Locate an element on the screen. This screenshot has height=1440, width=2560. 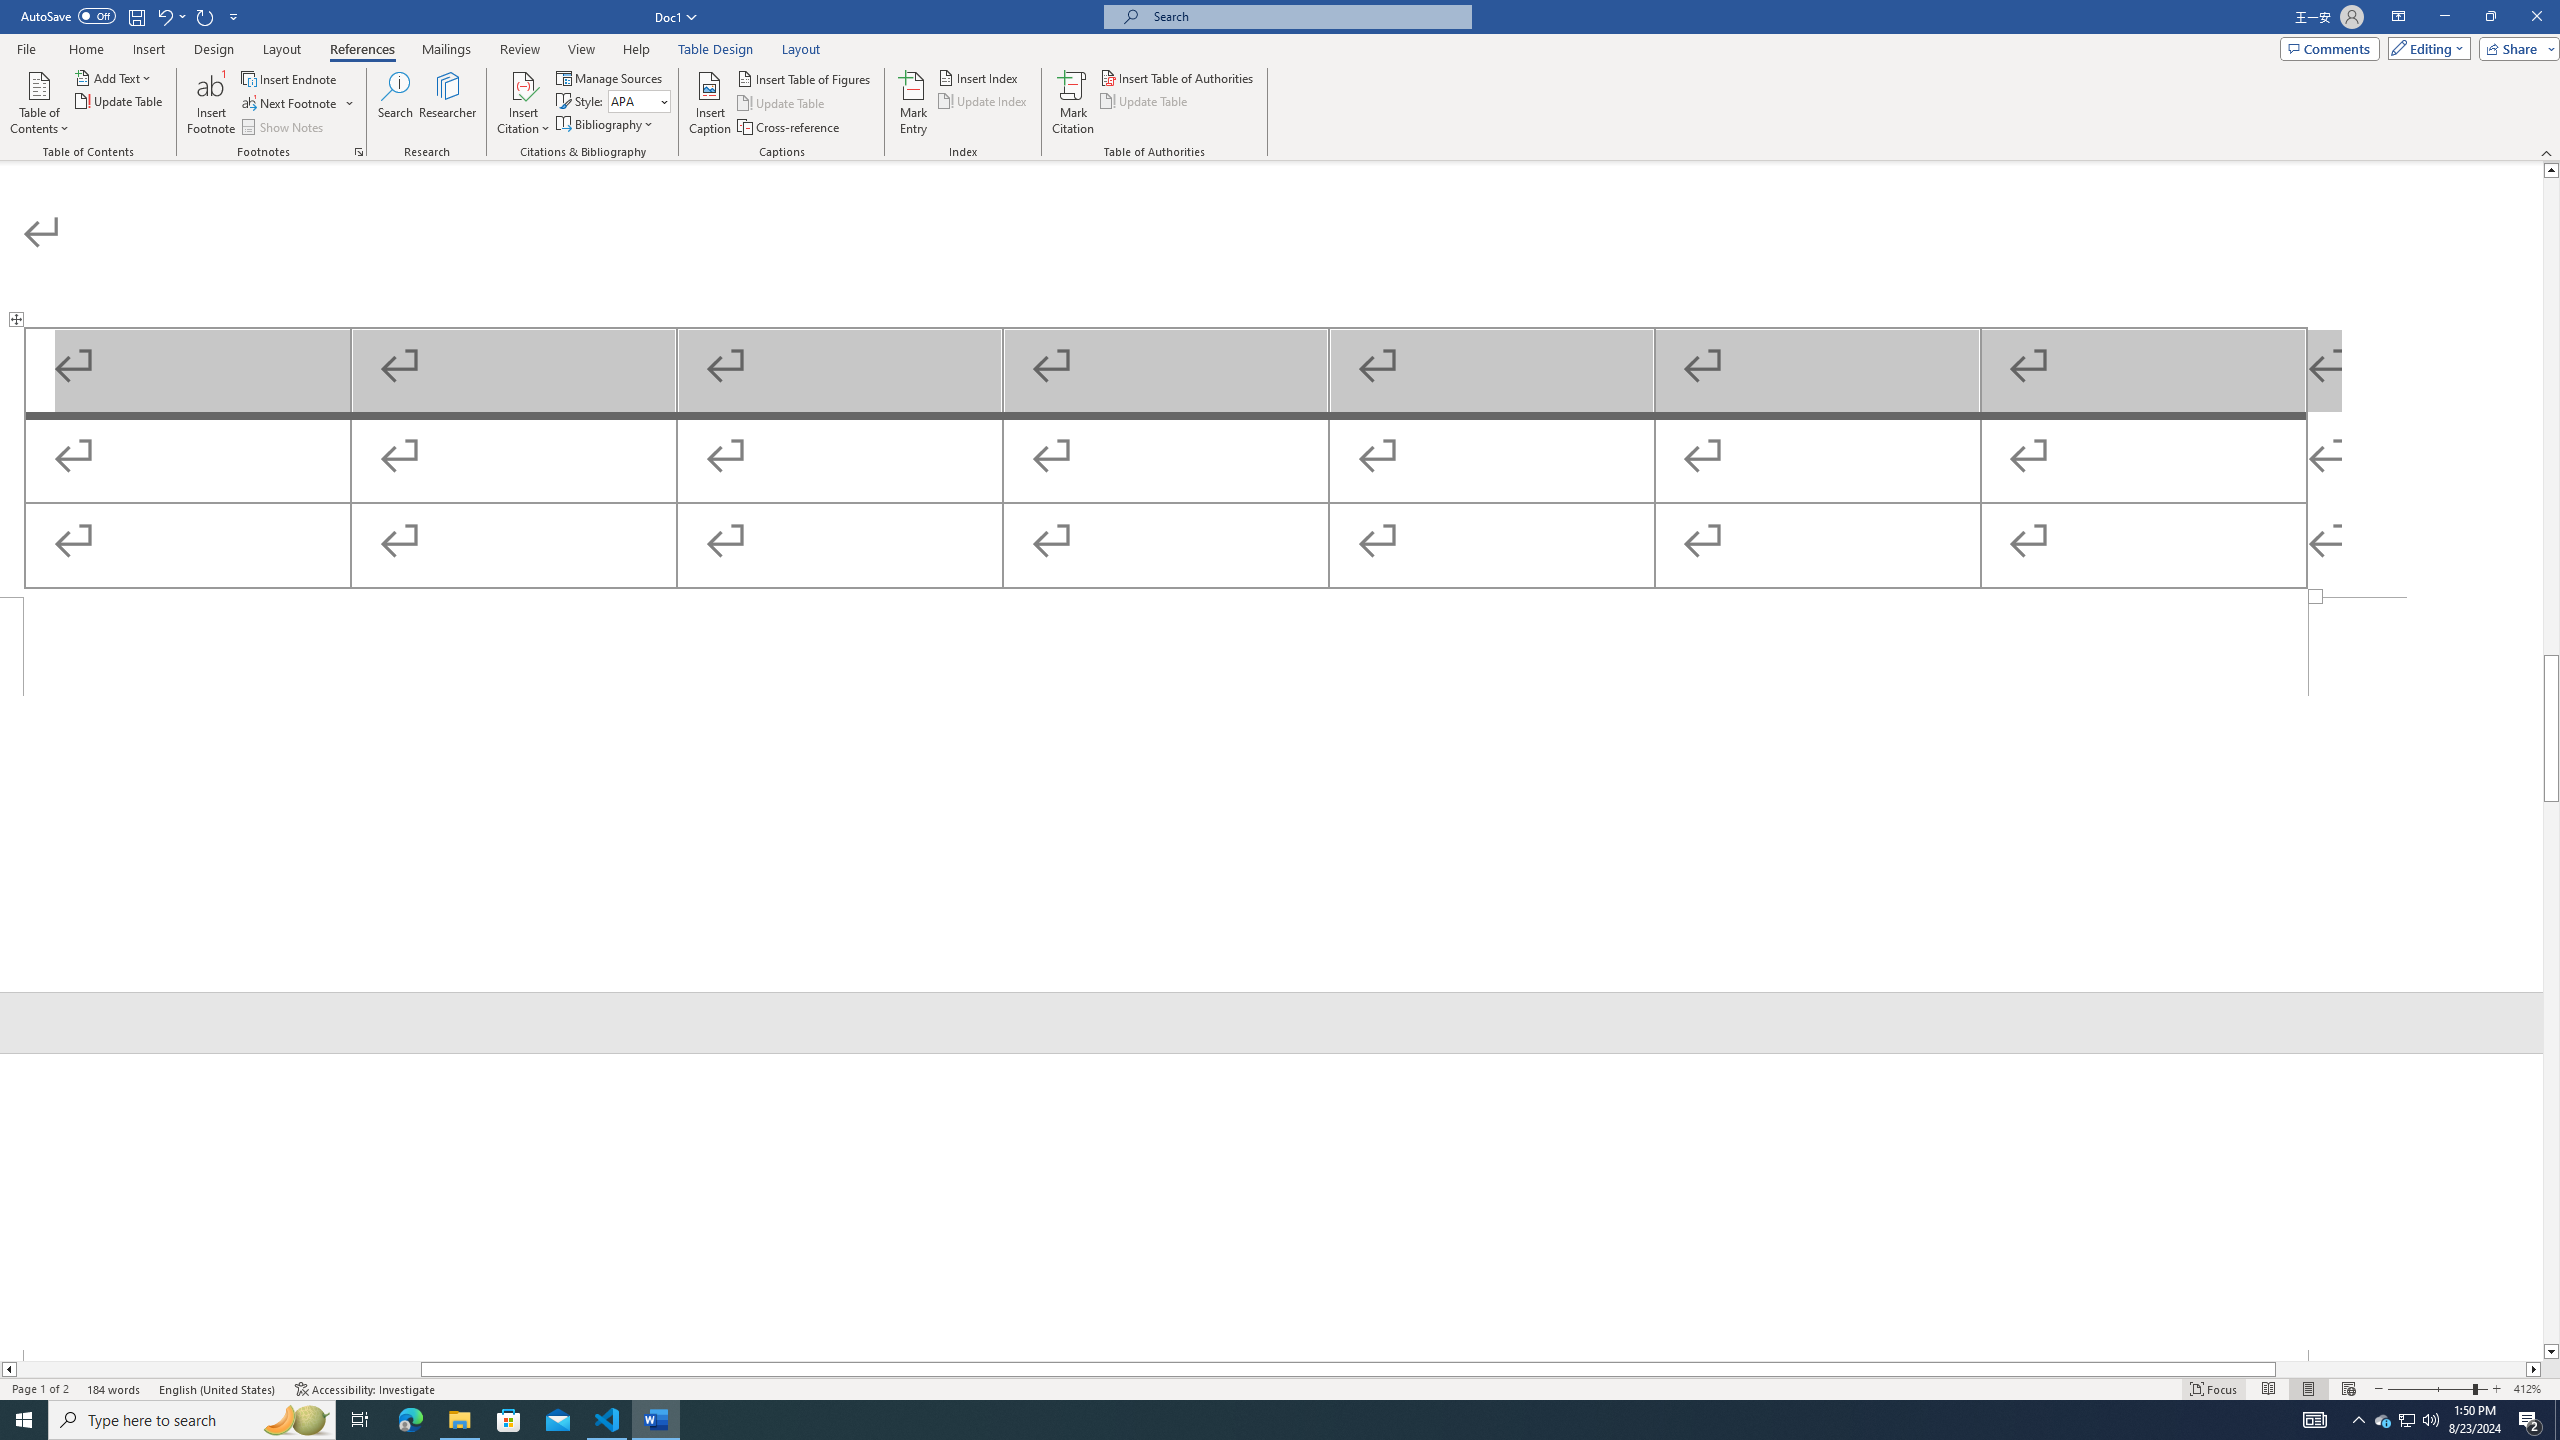
'Mark Citation...' is located at coordinates (1072, 103).